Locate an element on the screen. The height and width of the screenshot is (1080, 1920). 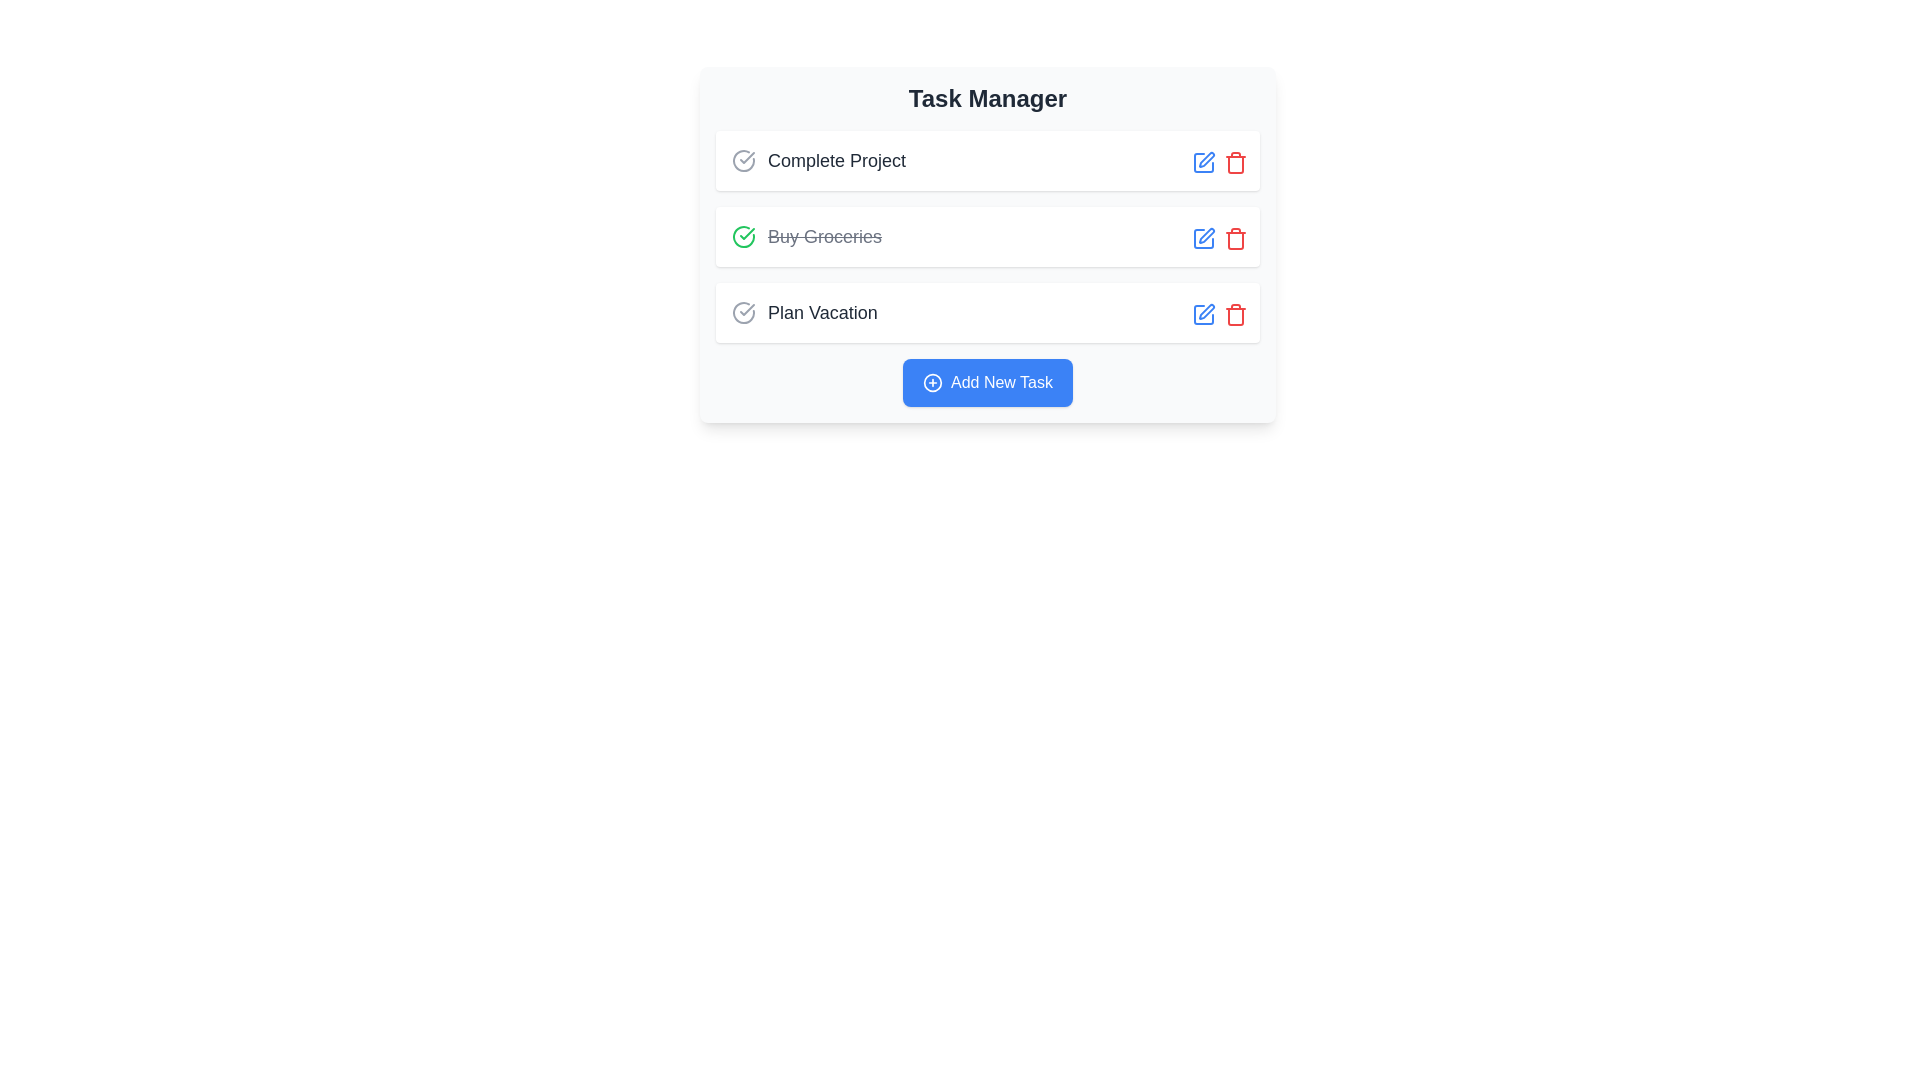
the 'Complete Project' label, which is a bold, medium-sized text in dark gray on a white background, representing the title of the topmost task in the task list is located at coordinates (837, 160).